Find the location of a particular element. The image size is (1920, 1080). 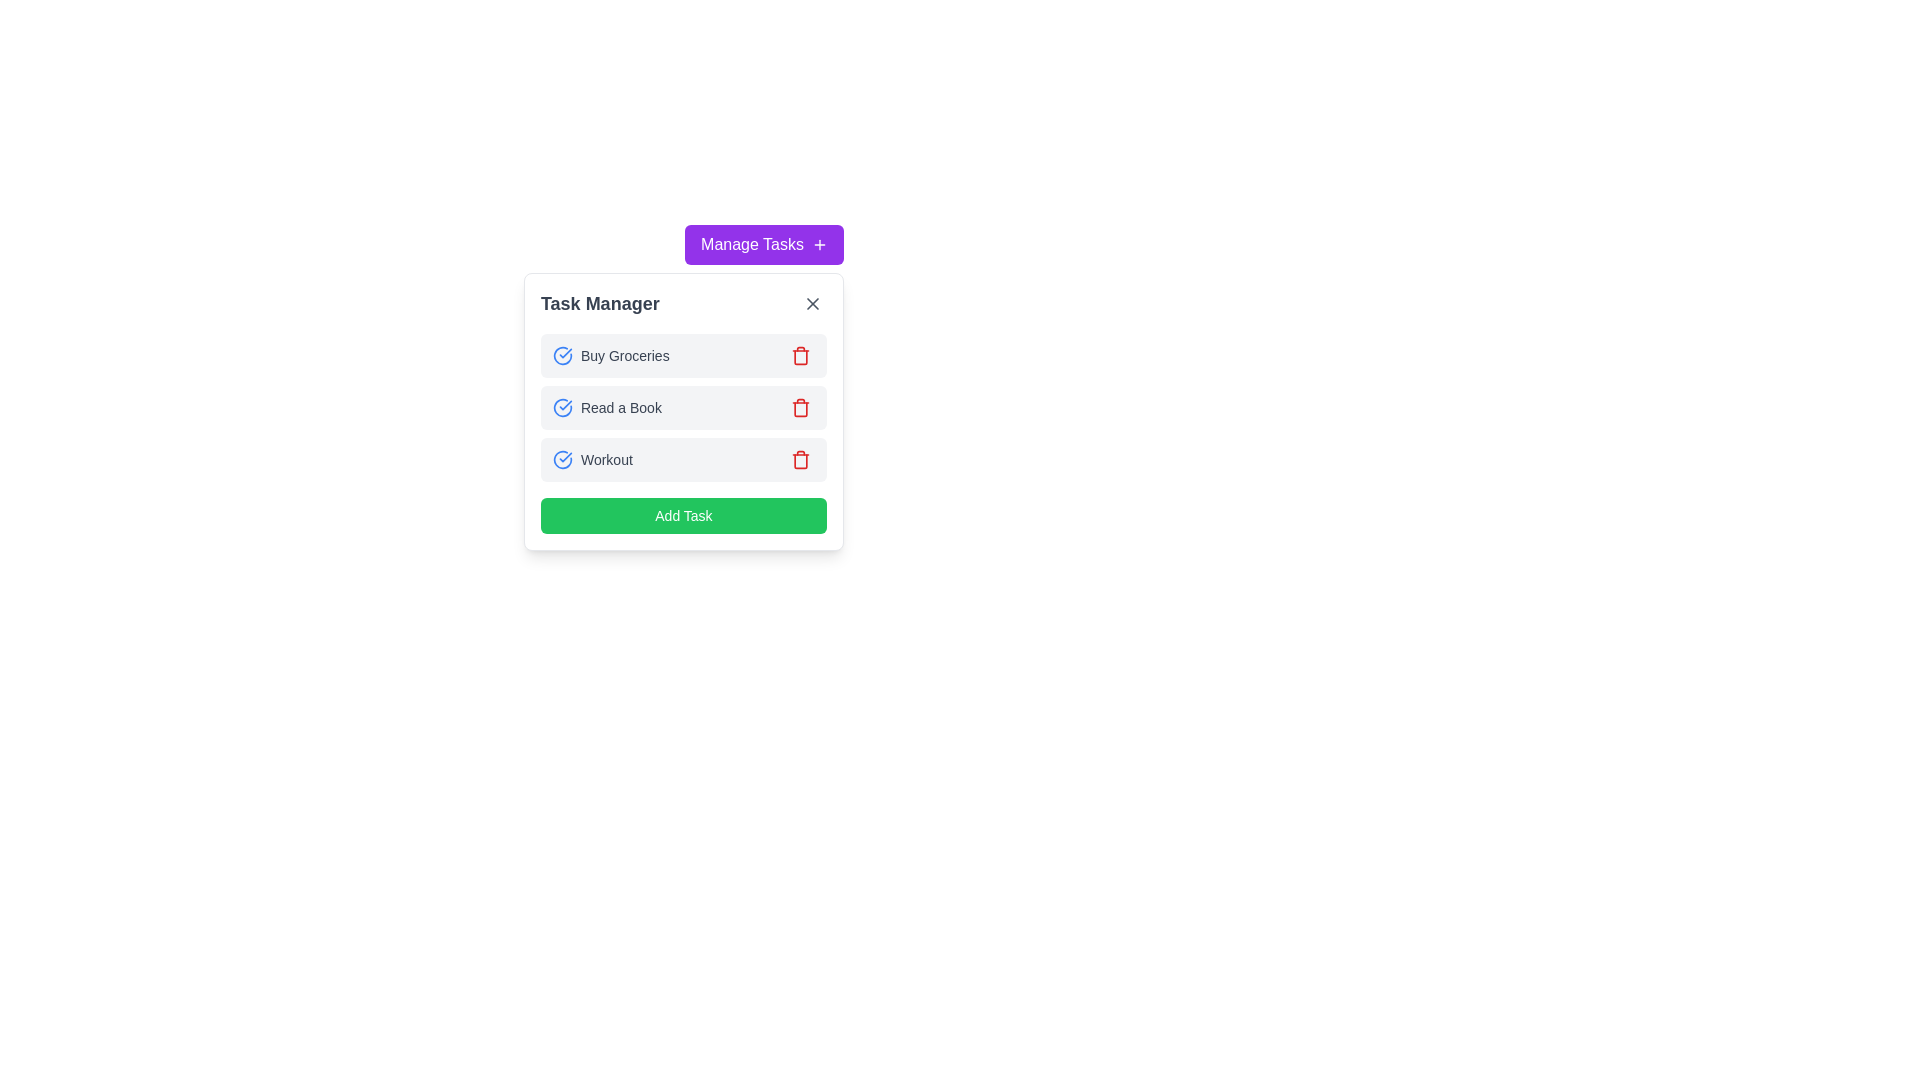

the close button represented by a diagonal cross ('X') icon in the upper-right corner of the Task Manager panel is located at coordinates (812, 304).